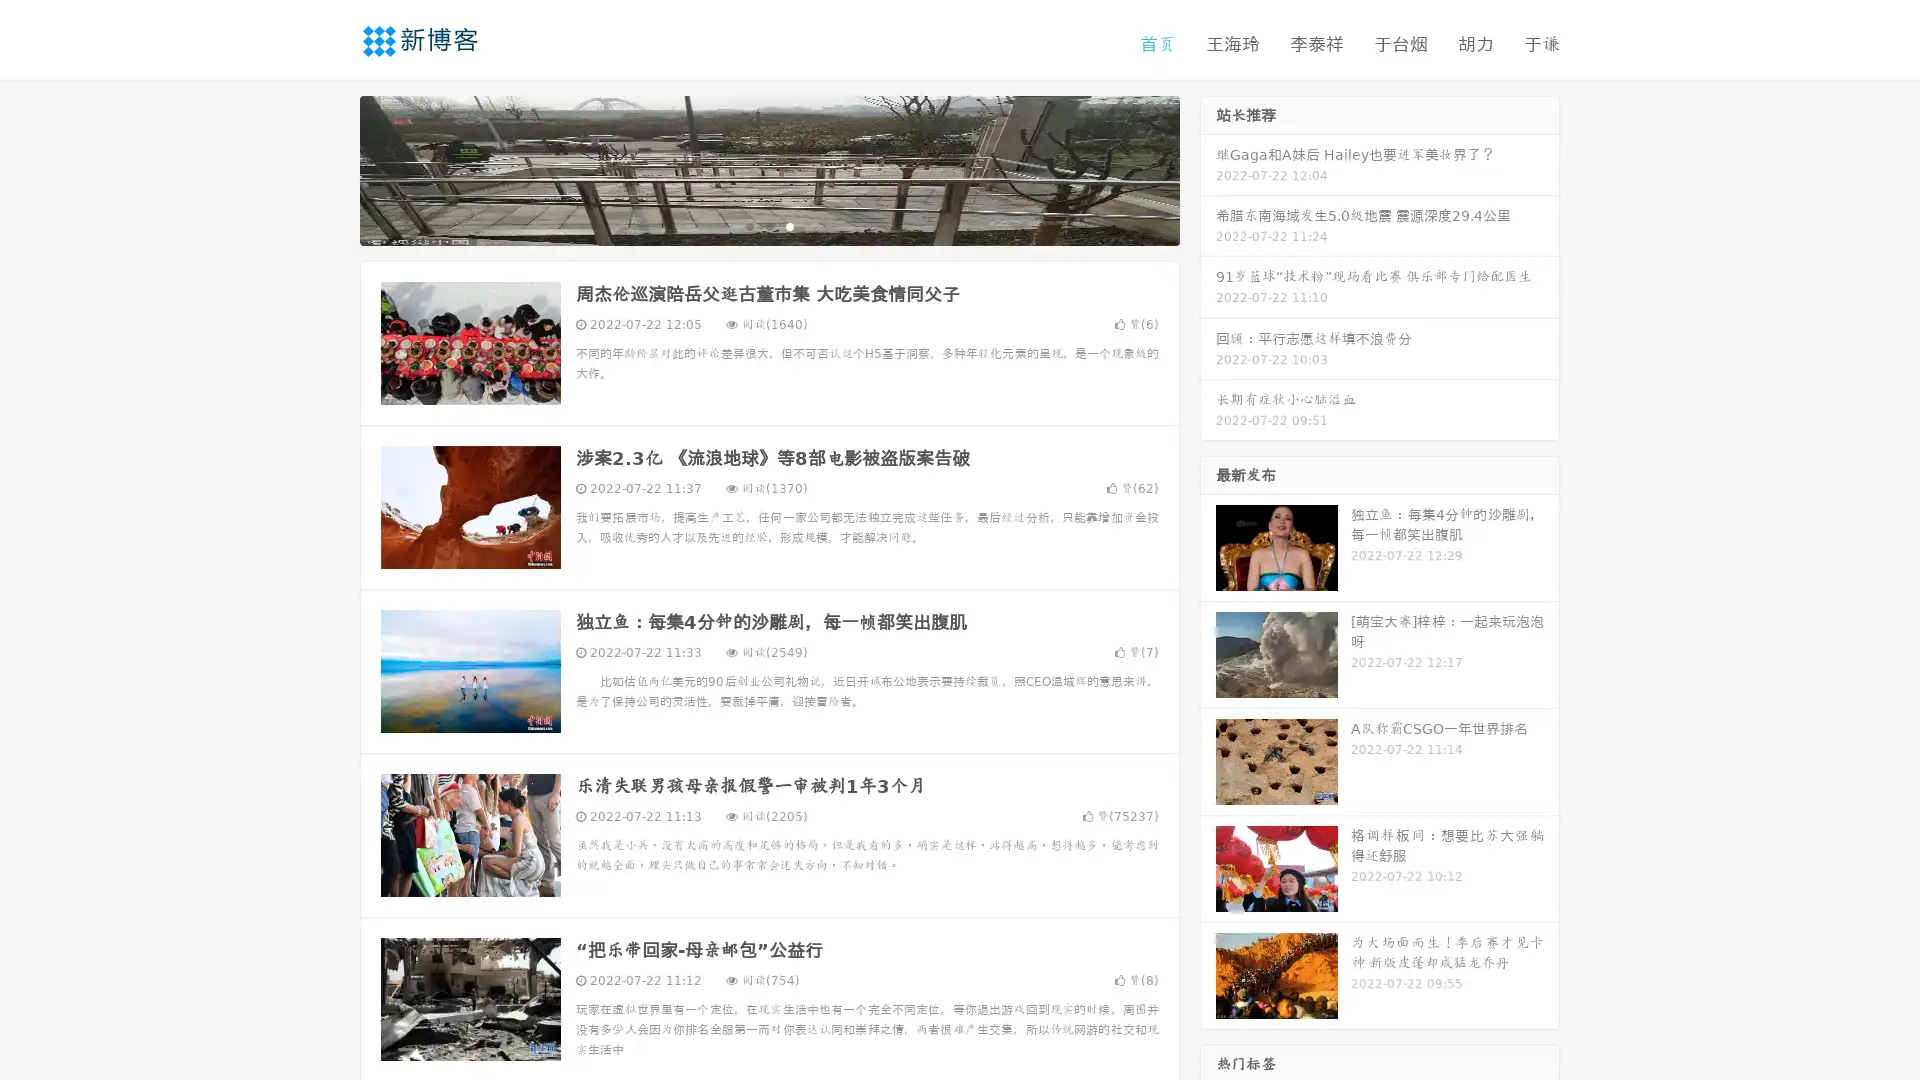 This screenshot has width=1920, height=1080. What do you see at coordinates (768, 225) in the screenshot?
I see `Go to slide 2` at bounding box center [768, 225].